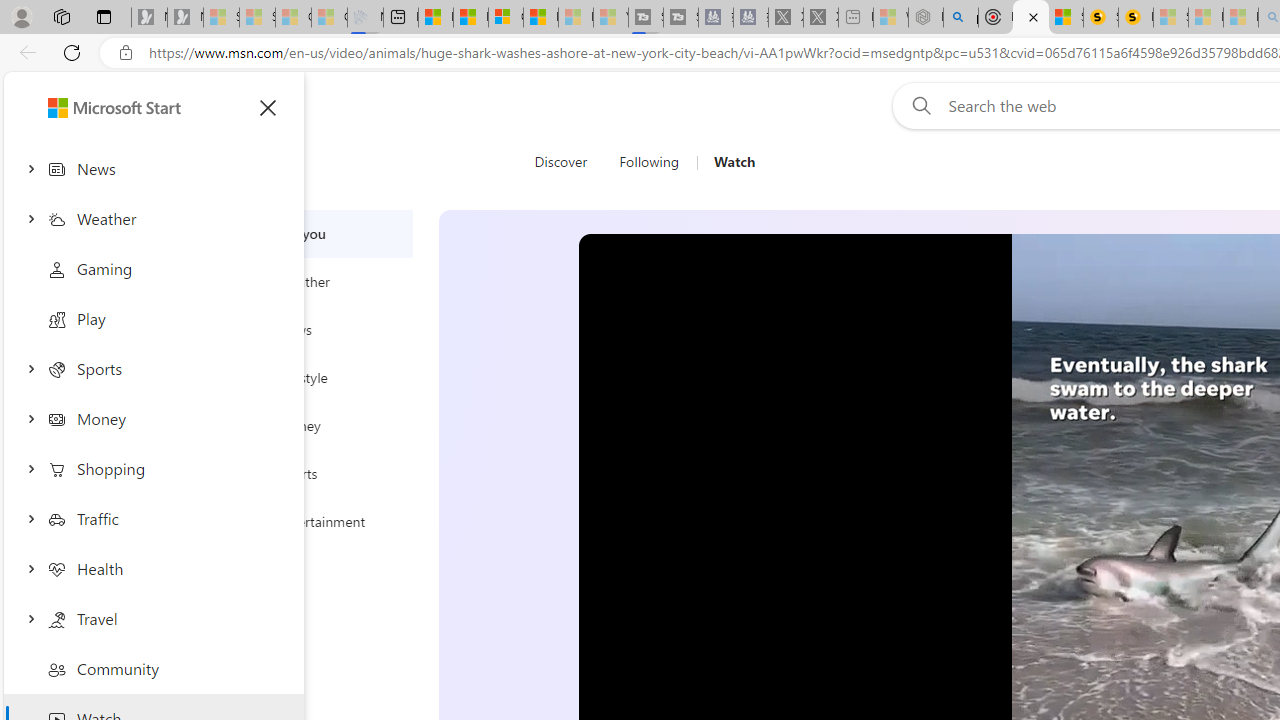 This screenshot has height=720, width=1280. What do you see at coordinates (916, 105) in the screenshot?
I see `'Web search'` at bounding box center [916, 105].